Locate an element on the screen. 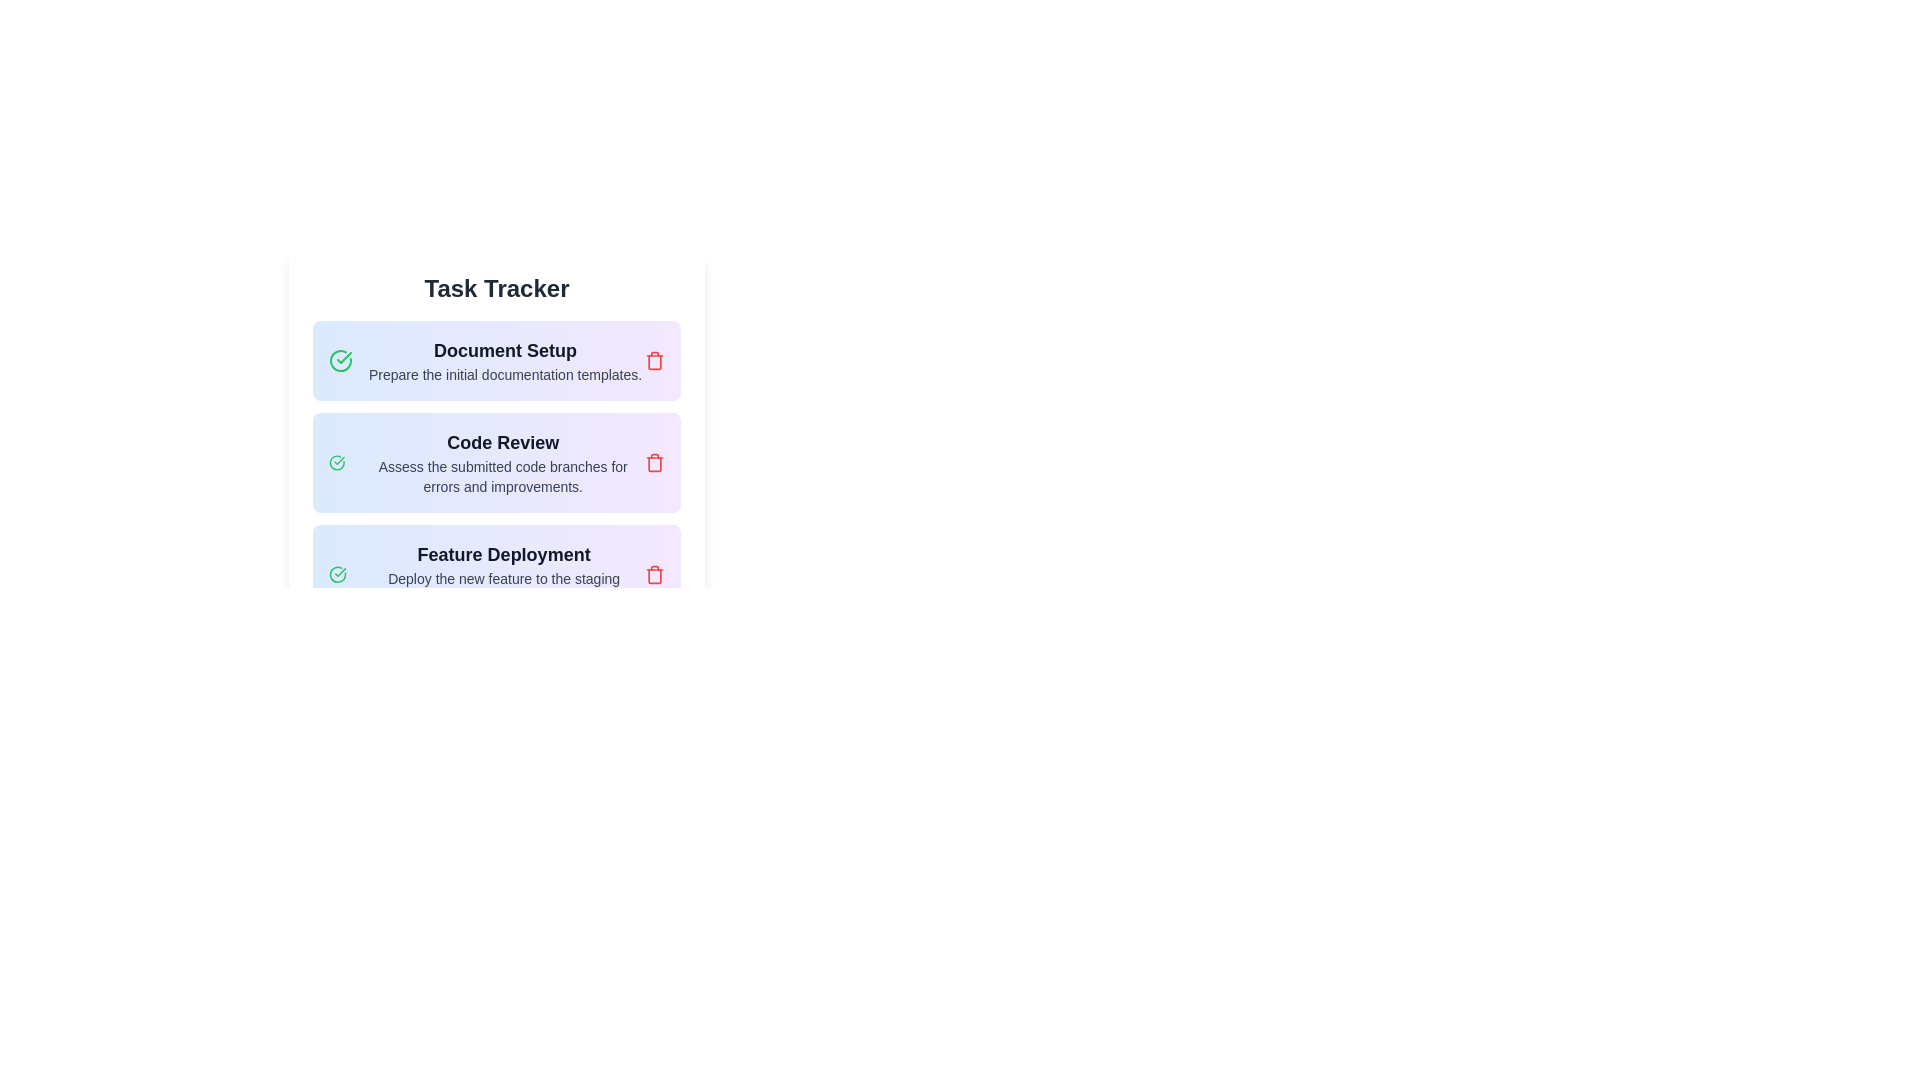  the task list item titled 'Feature Deployment', which includes the description 'Deploy the new feature to the staging environment and test.' This item is the third in a vertical list of tasks in the task management interface is located at coordinates (504, 574).